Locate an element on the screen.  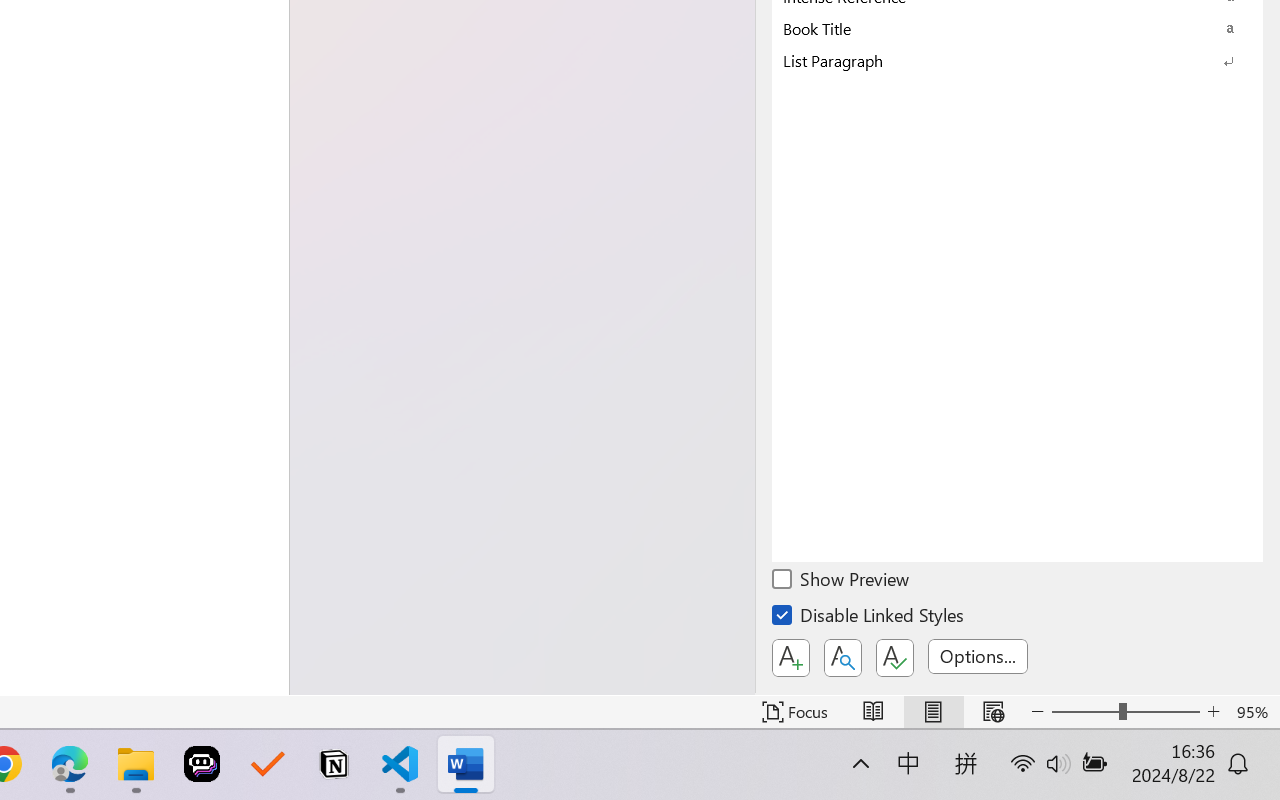
'Zoom 95%' is located at coordinates (1252, 711).